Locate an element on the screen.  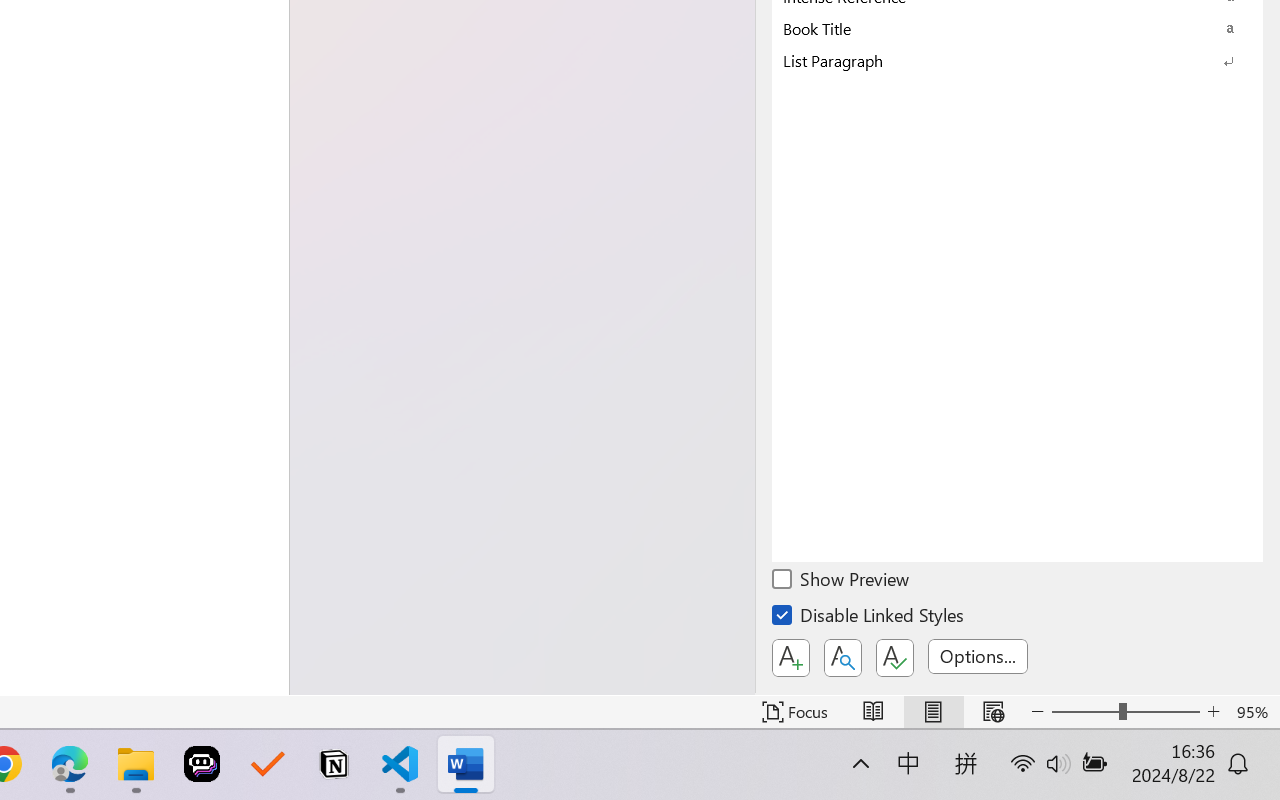
'Zoom 95%' is located at coordinates (1252, 711).